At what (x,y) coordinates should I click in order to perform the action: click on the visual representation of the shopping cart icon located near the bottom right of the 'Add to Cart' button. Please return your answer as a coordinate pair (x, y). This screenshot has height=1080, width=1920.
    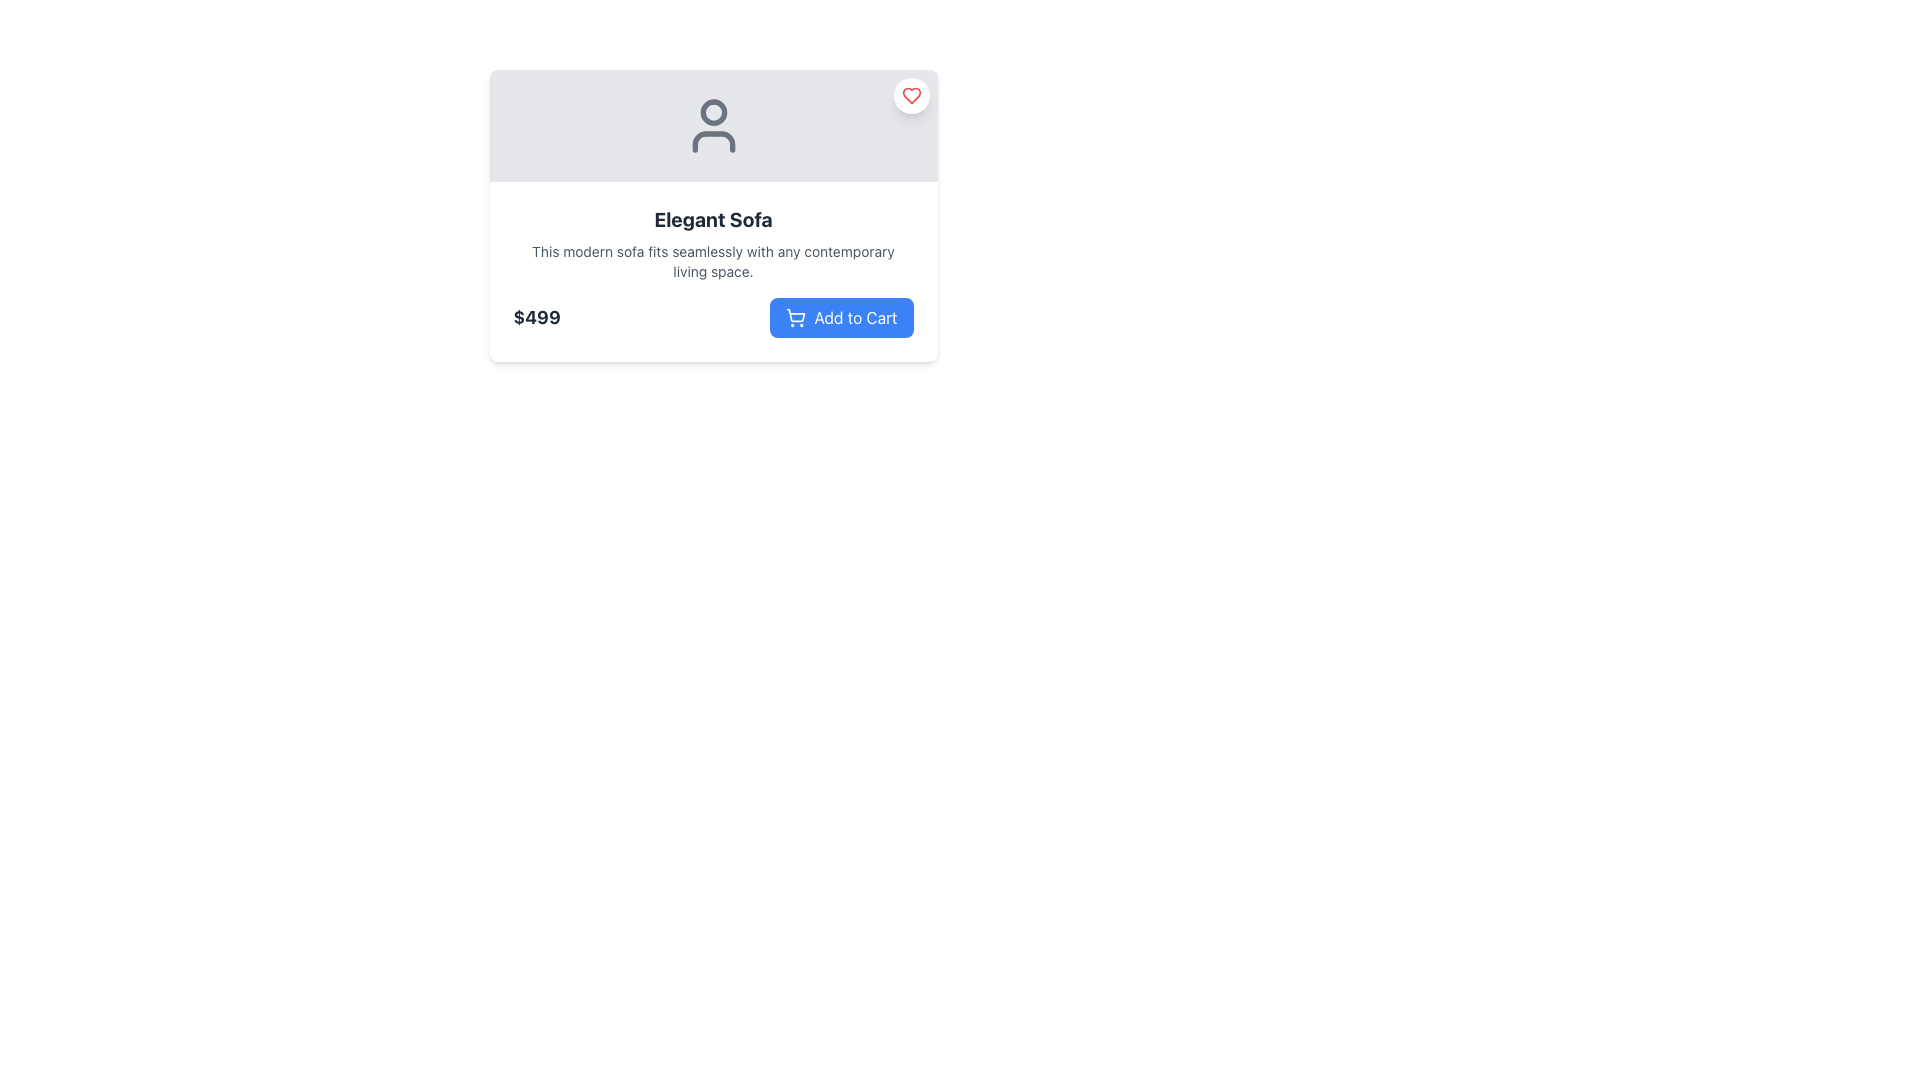
    Looking at the image, I should click on (795, 315).